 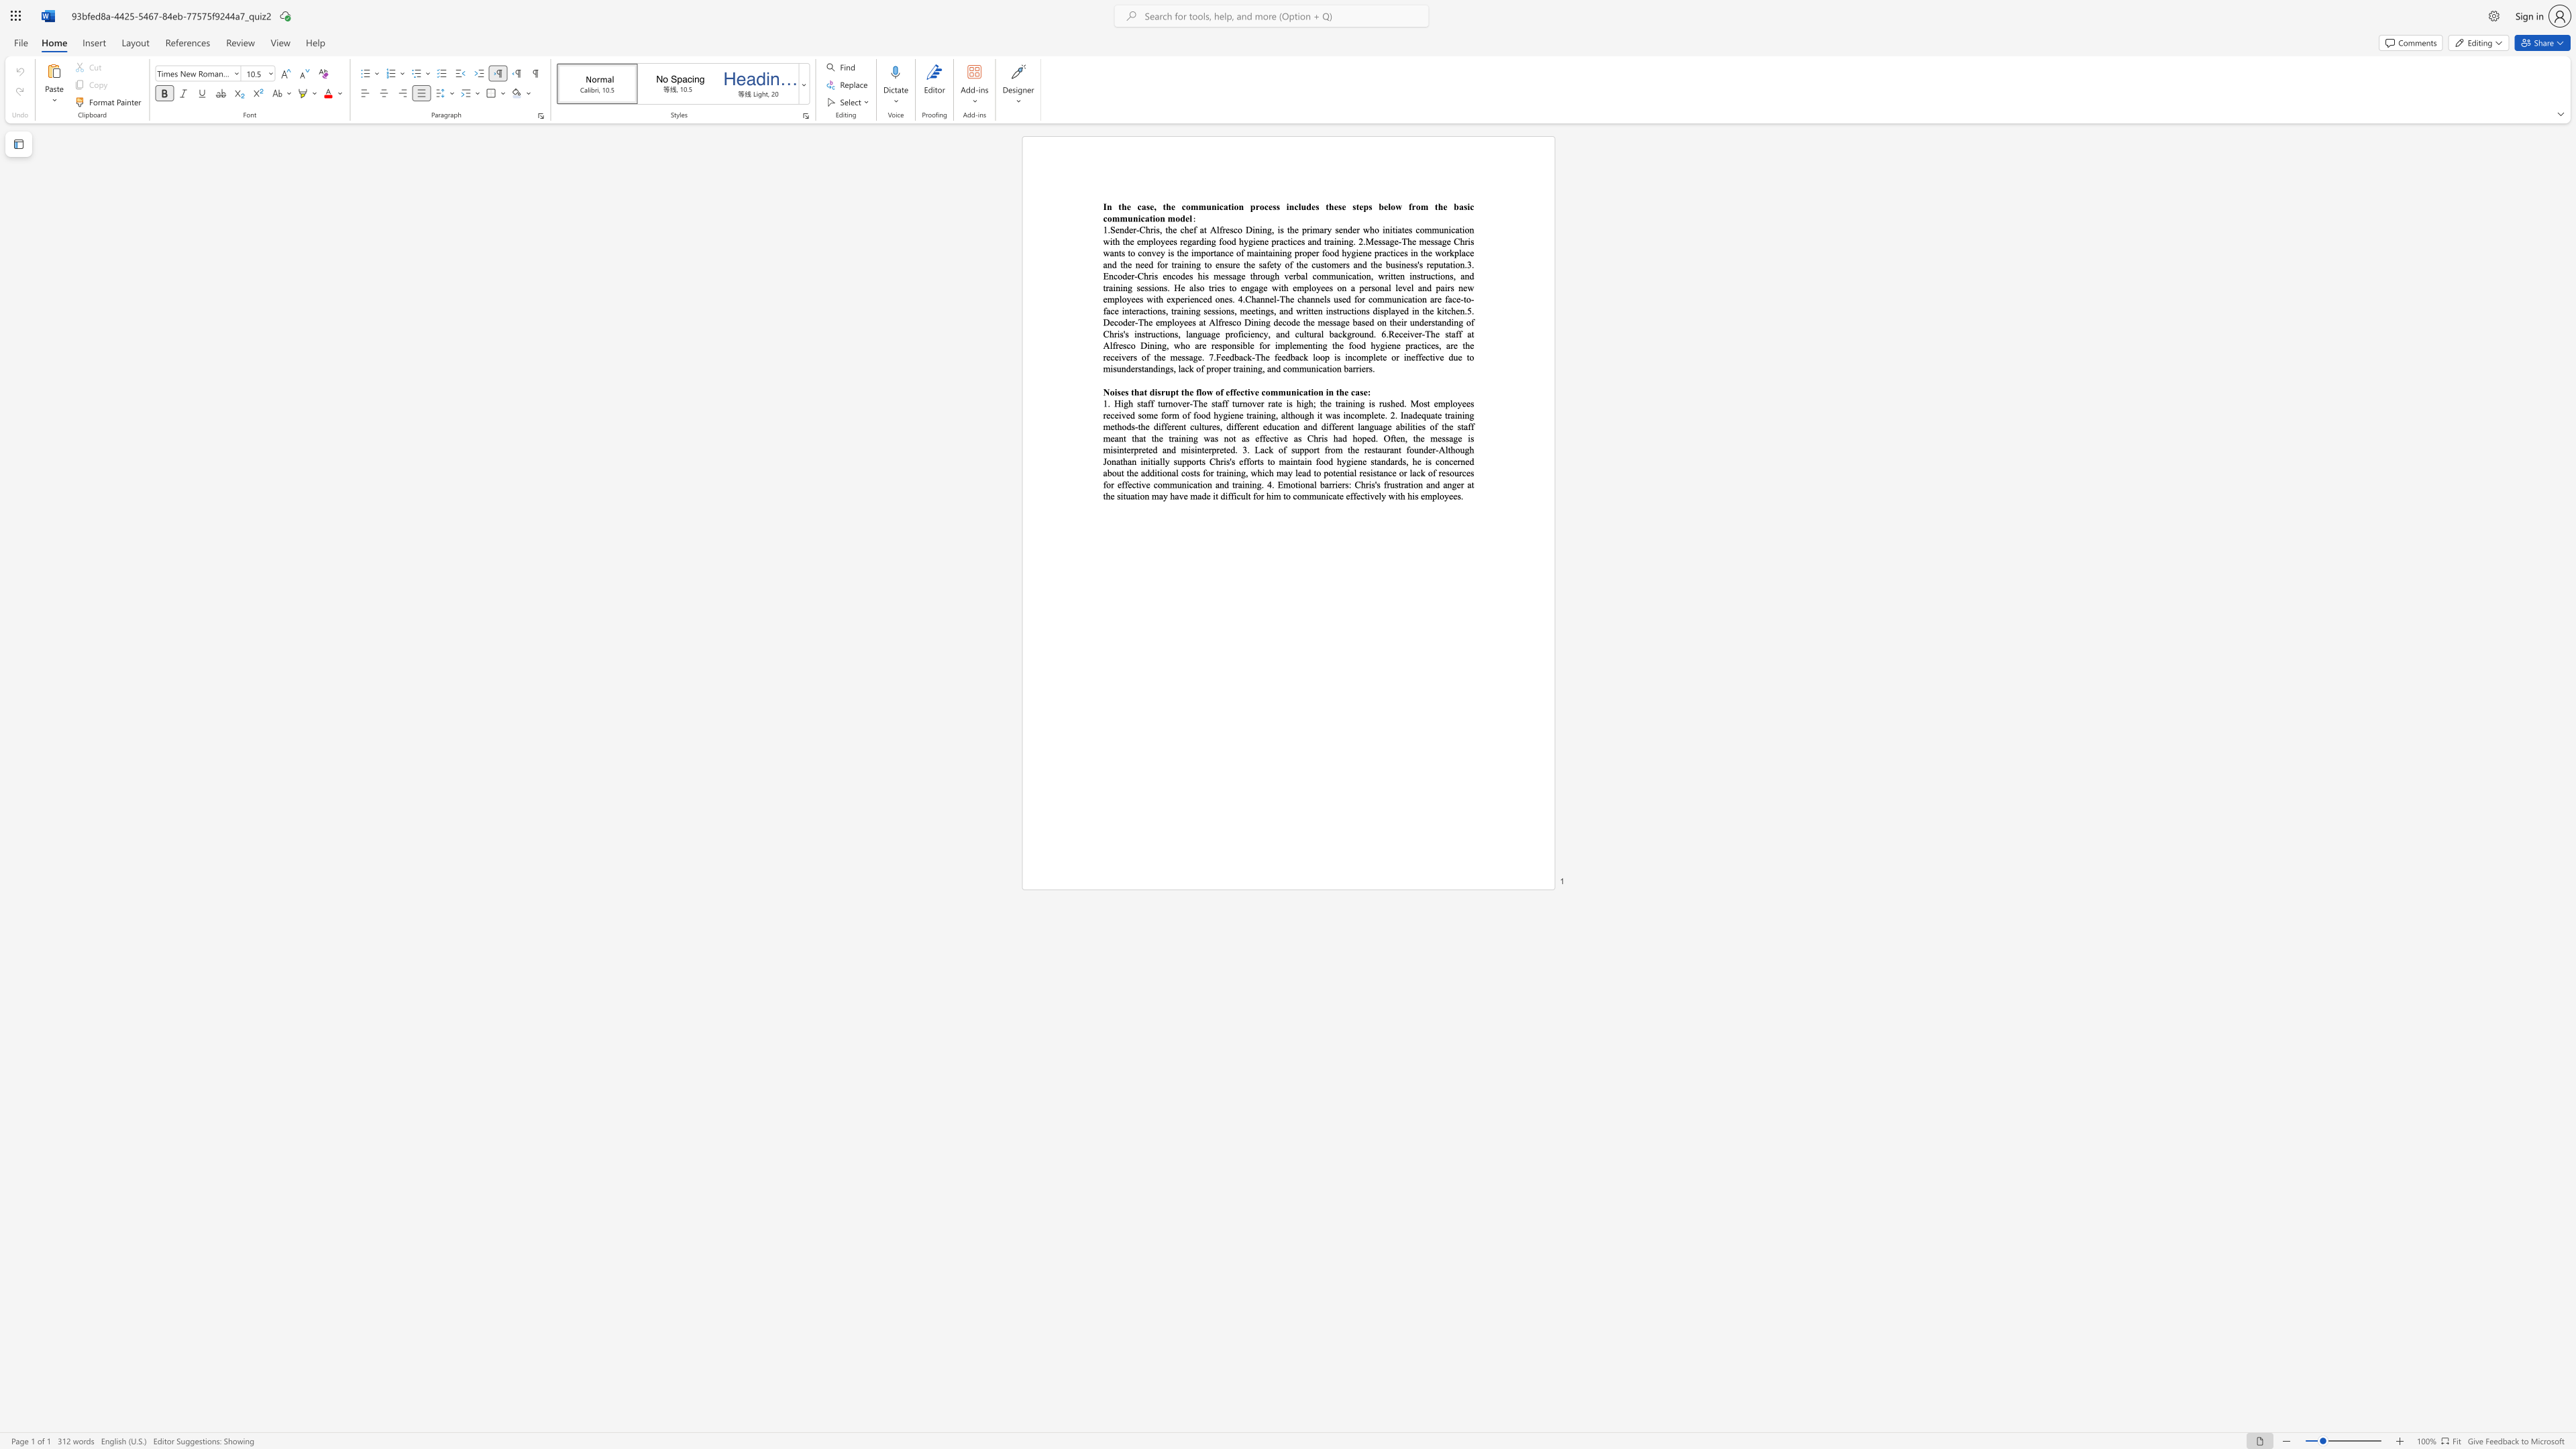 What do you see at coordinates (1313, 206) in the screenshot?
I see `the 5th character "e" in the text` at bounding box center [1313, 206].